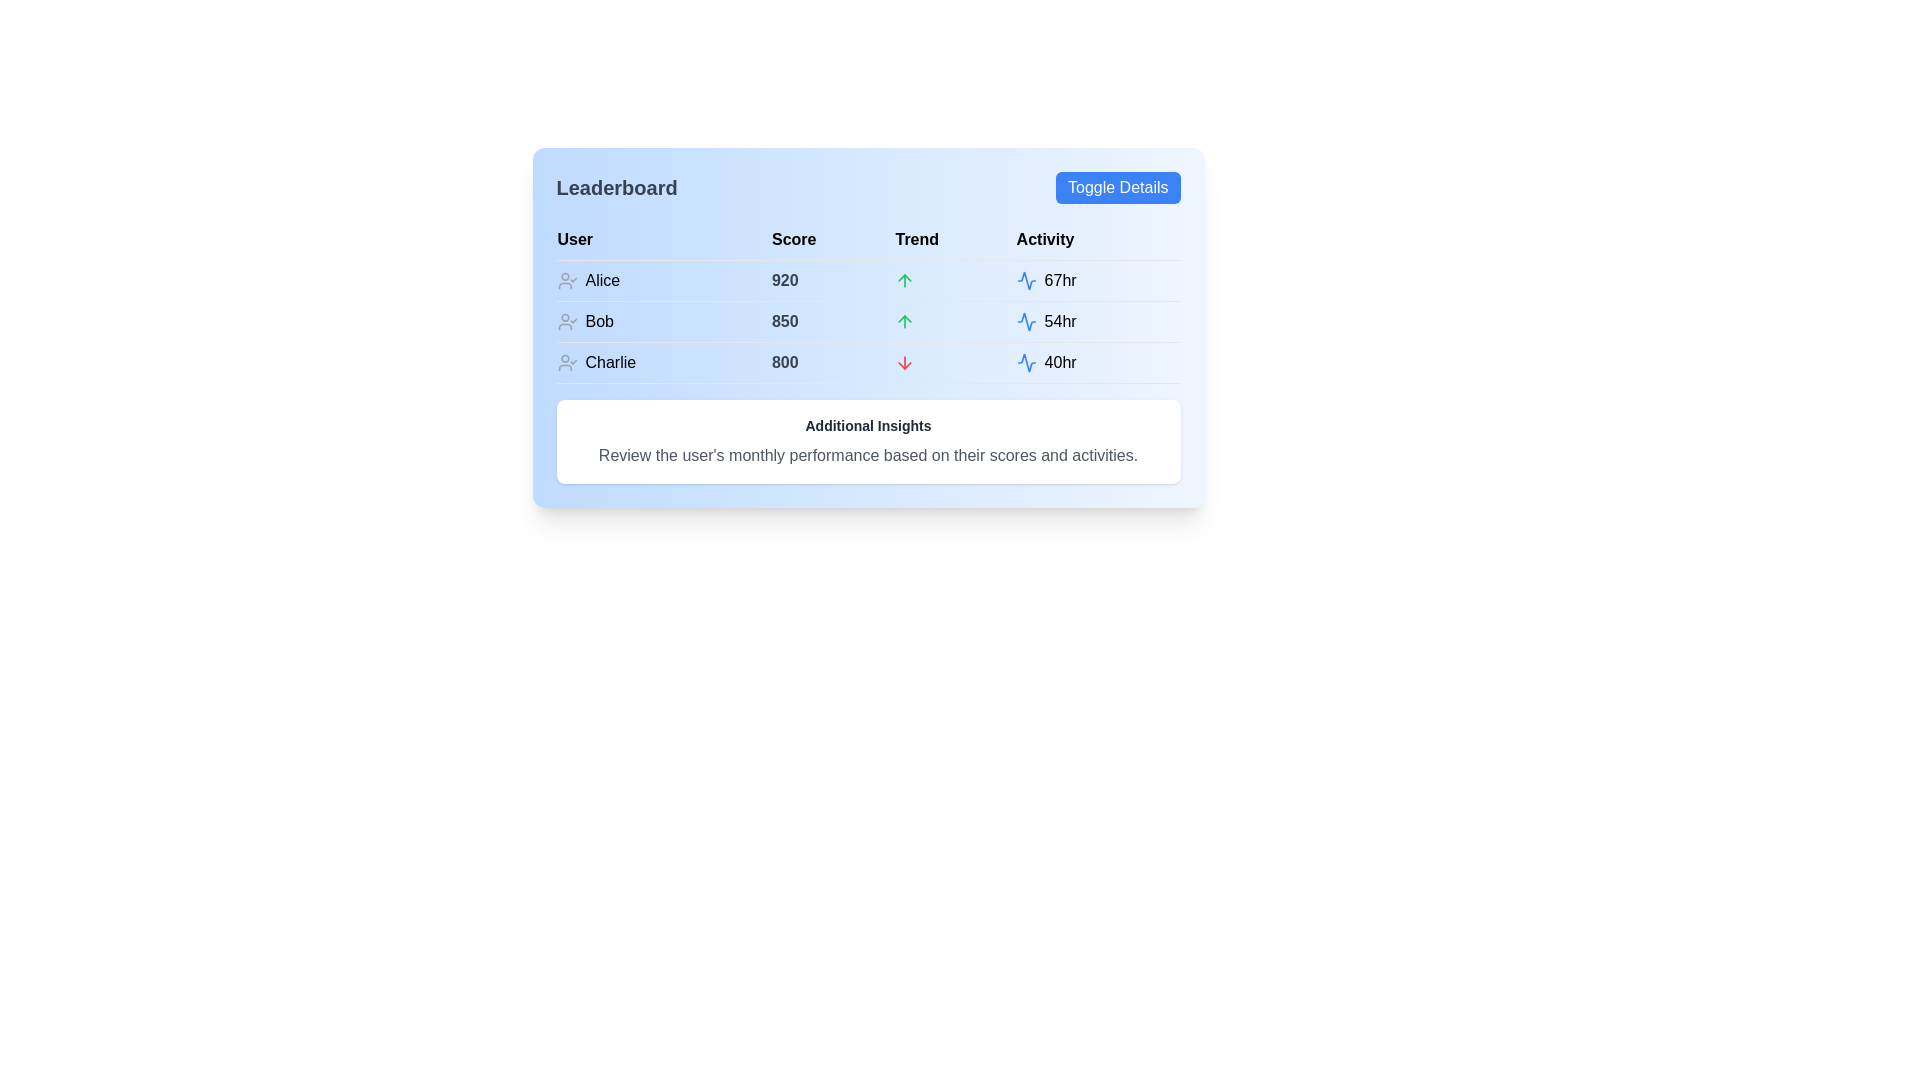 This screenshot has height=1080, width=1920. Describe the element at coordinates (1059, 362) in the screenshot. I see `the label displaying '40hr' in bold black color, located in the 'Activity' column of the leaderboard interface, specifically in the row for 'Charlie'` at that location.